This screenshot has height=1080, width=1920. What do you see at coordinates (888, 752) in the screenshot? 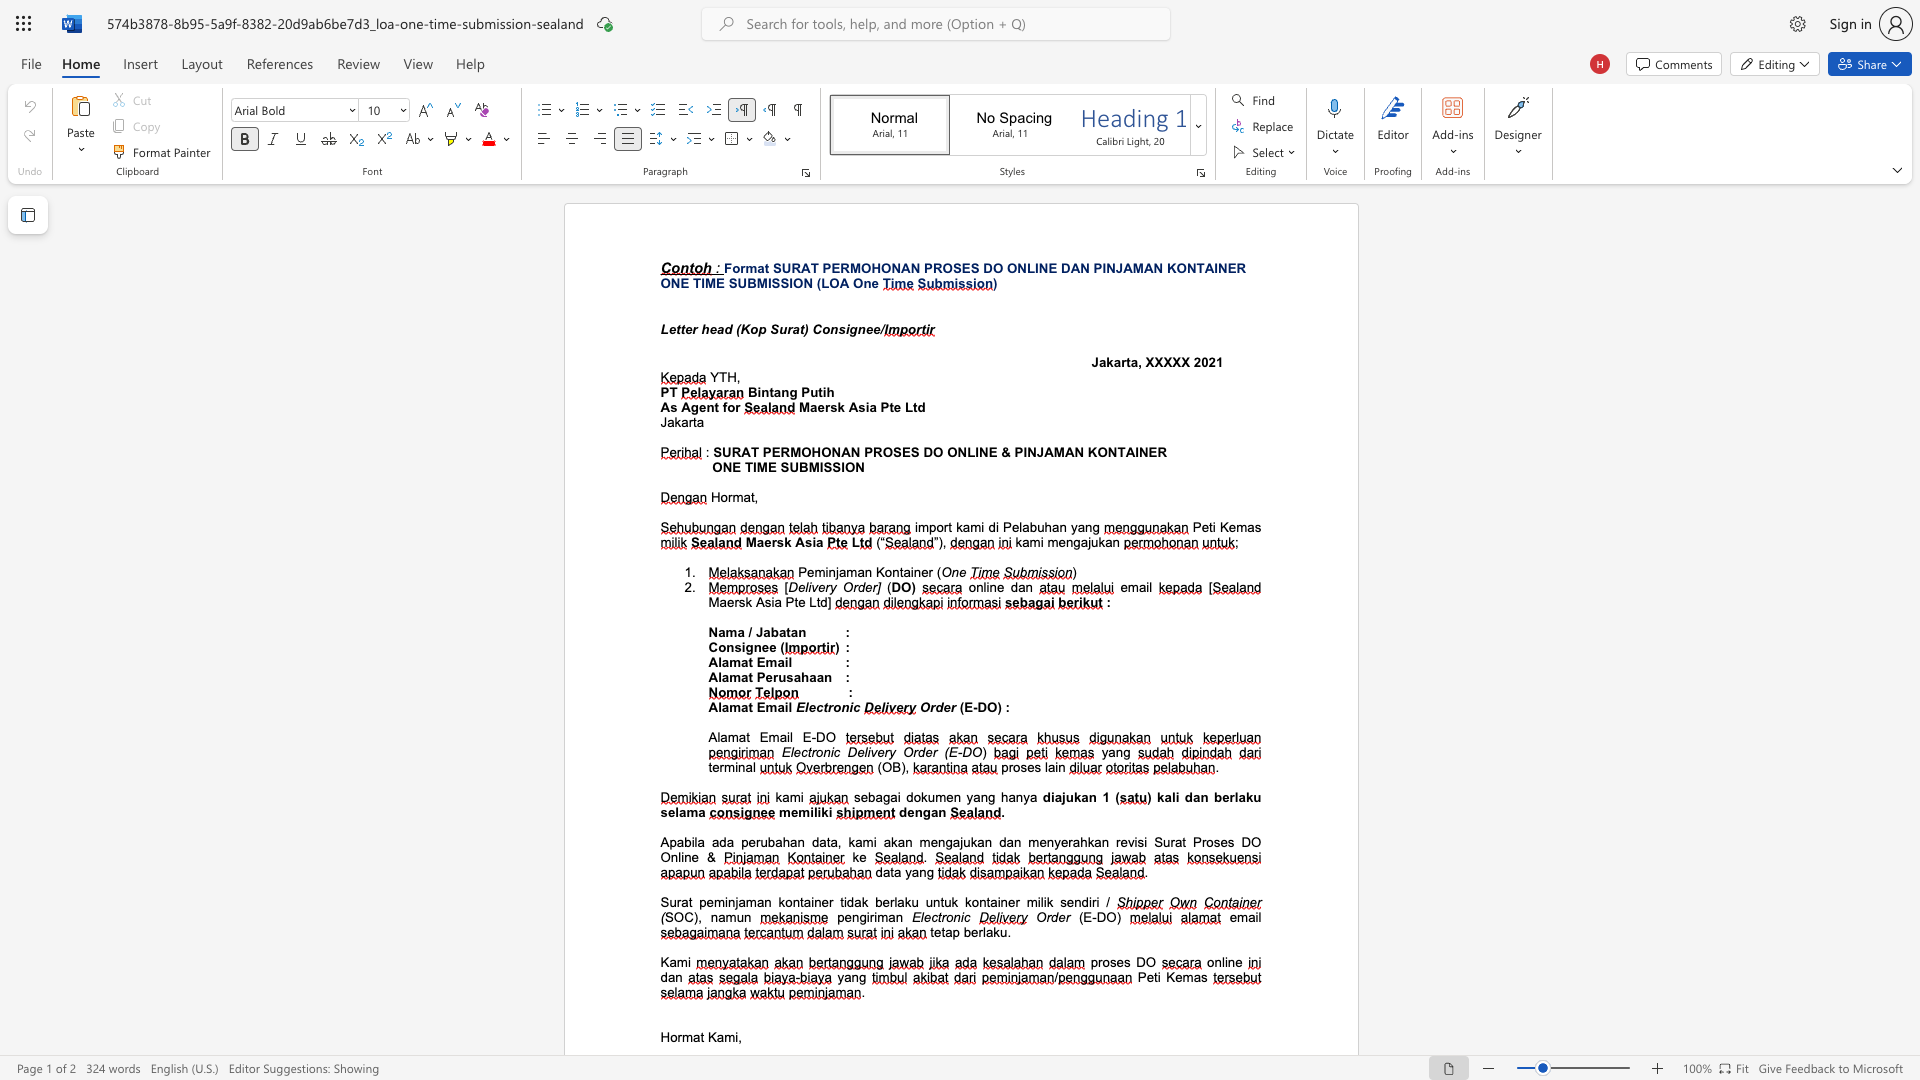
I see `the space between the continuous character "r" and "y" in the text` at bounding box center [888, 752].